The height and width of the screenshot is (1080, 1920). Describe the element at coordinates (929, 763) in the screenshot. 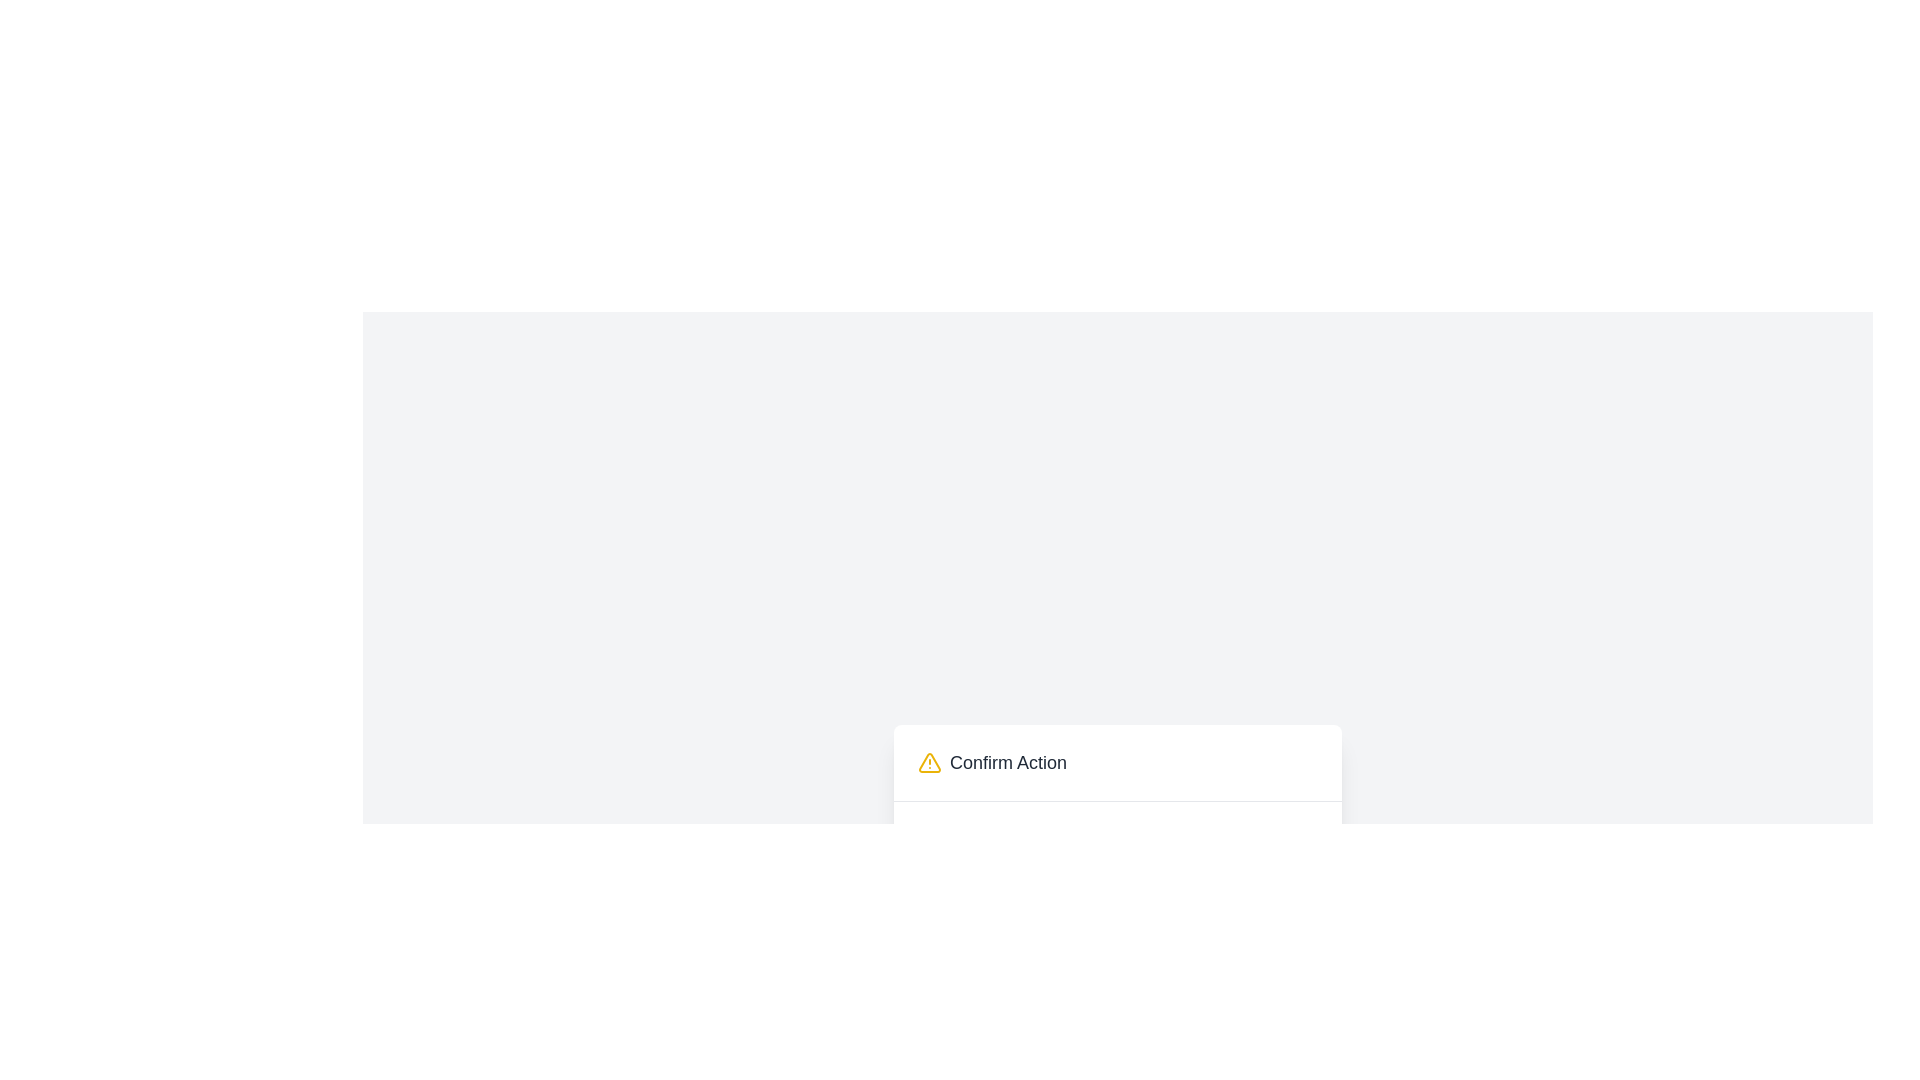

I see `the alert icon located to the left of the 'Confirm Action' text for further details` at that location.